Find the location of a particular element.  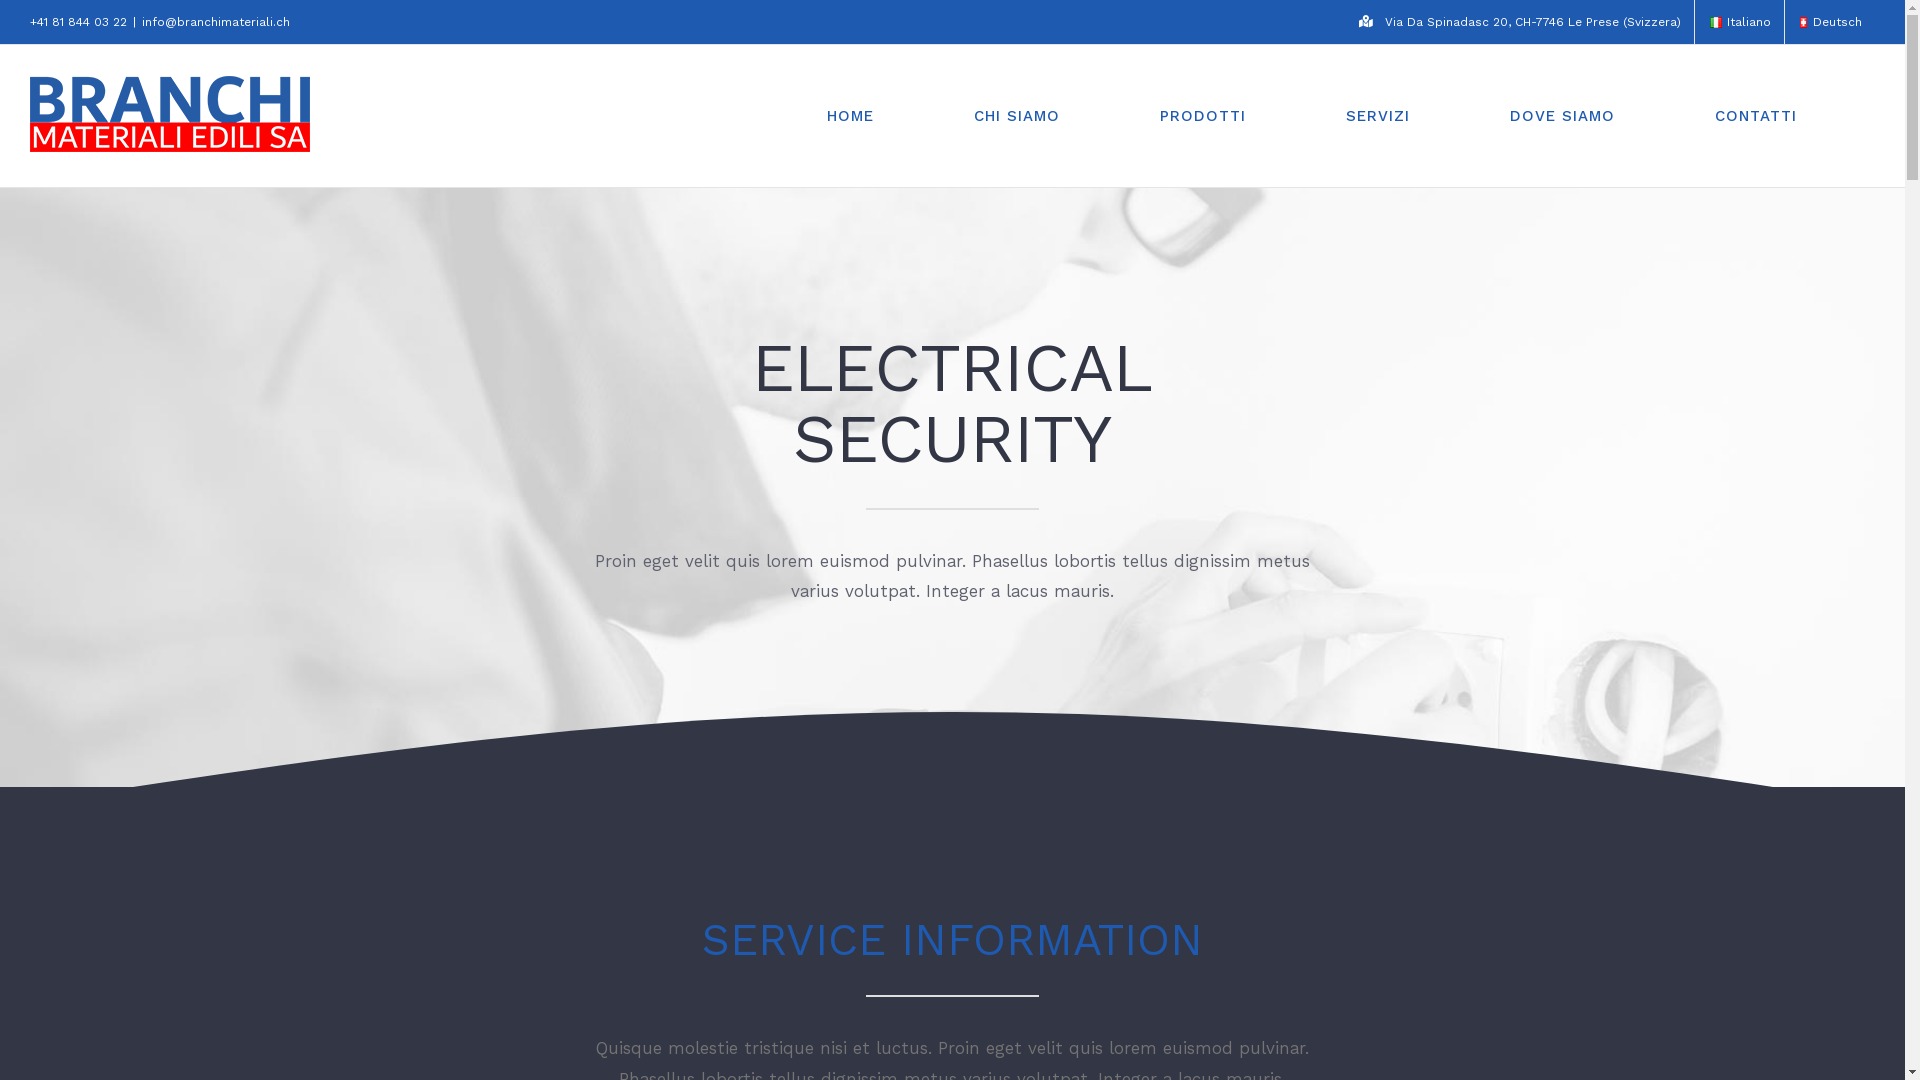

'Via Da Spinadasc 20, CH-7746 Le Prese (Svizzera)' is located at coordinates (1520, 22).